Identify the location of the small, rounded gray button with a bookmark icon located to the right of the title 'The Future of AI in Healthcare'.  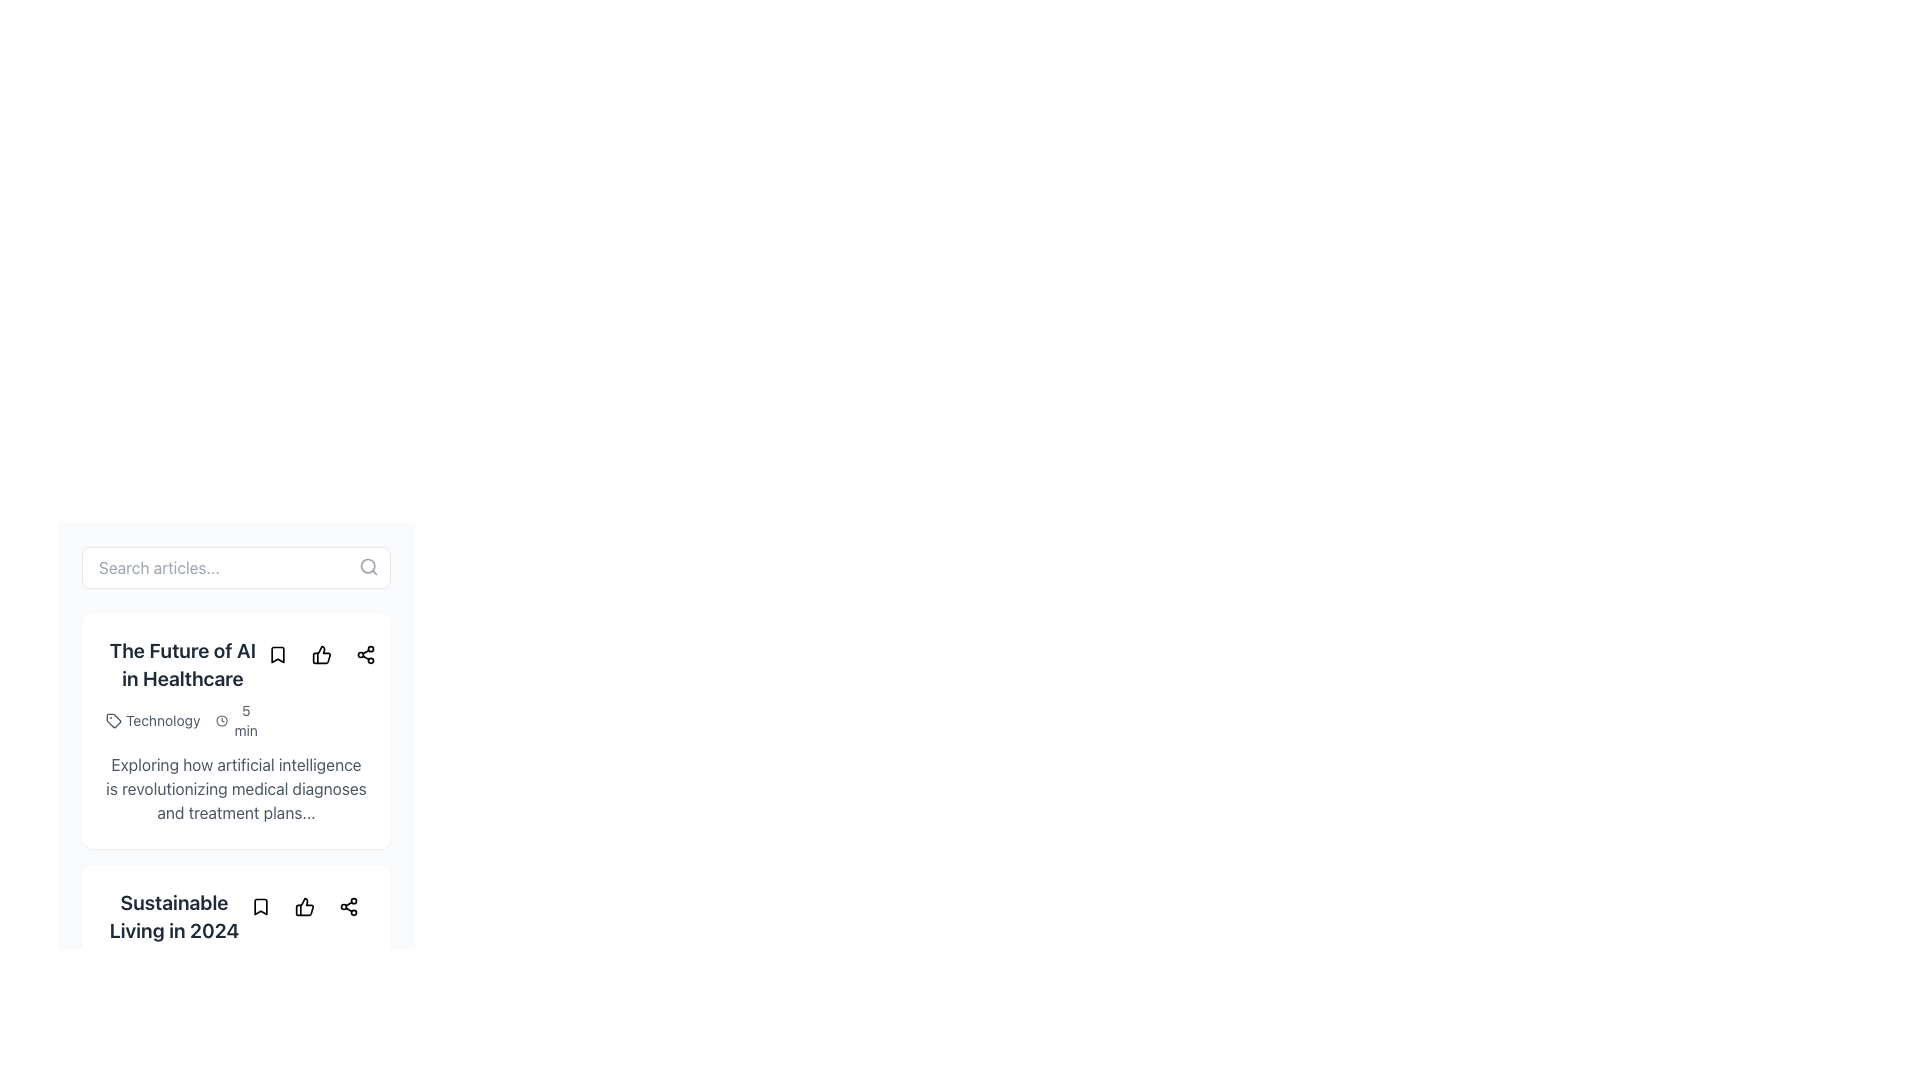
(276, 655).